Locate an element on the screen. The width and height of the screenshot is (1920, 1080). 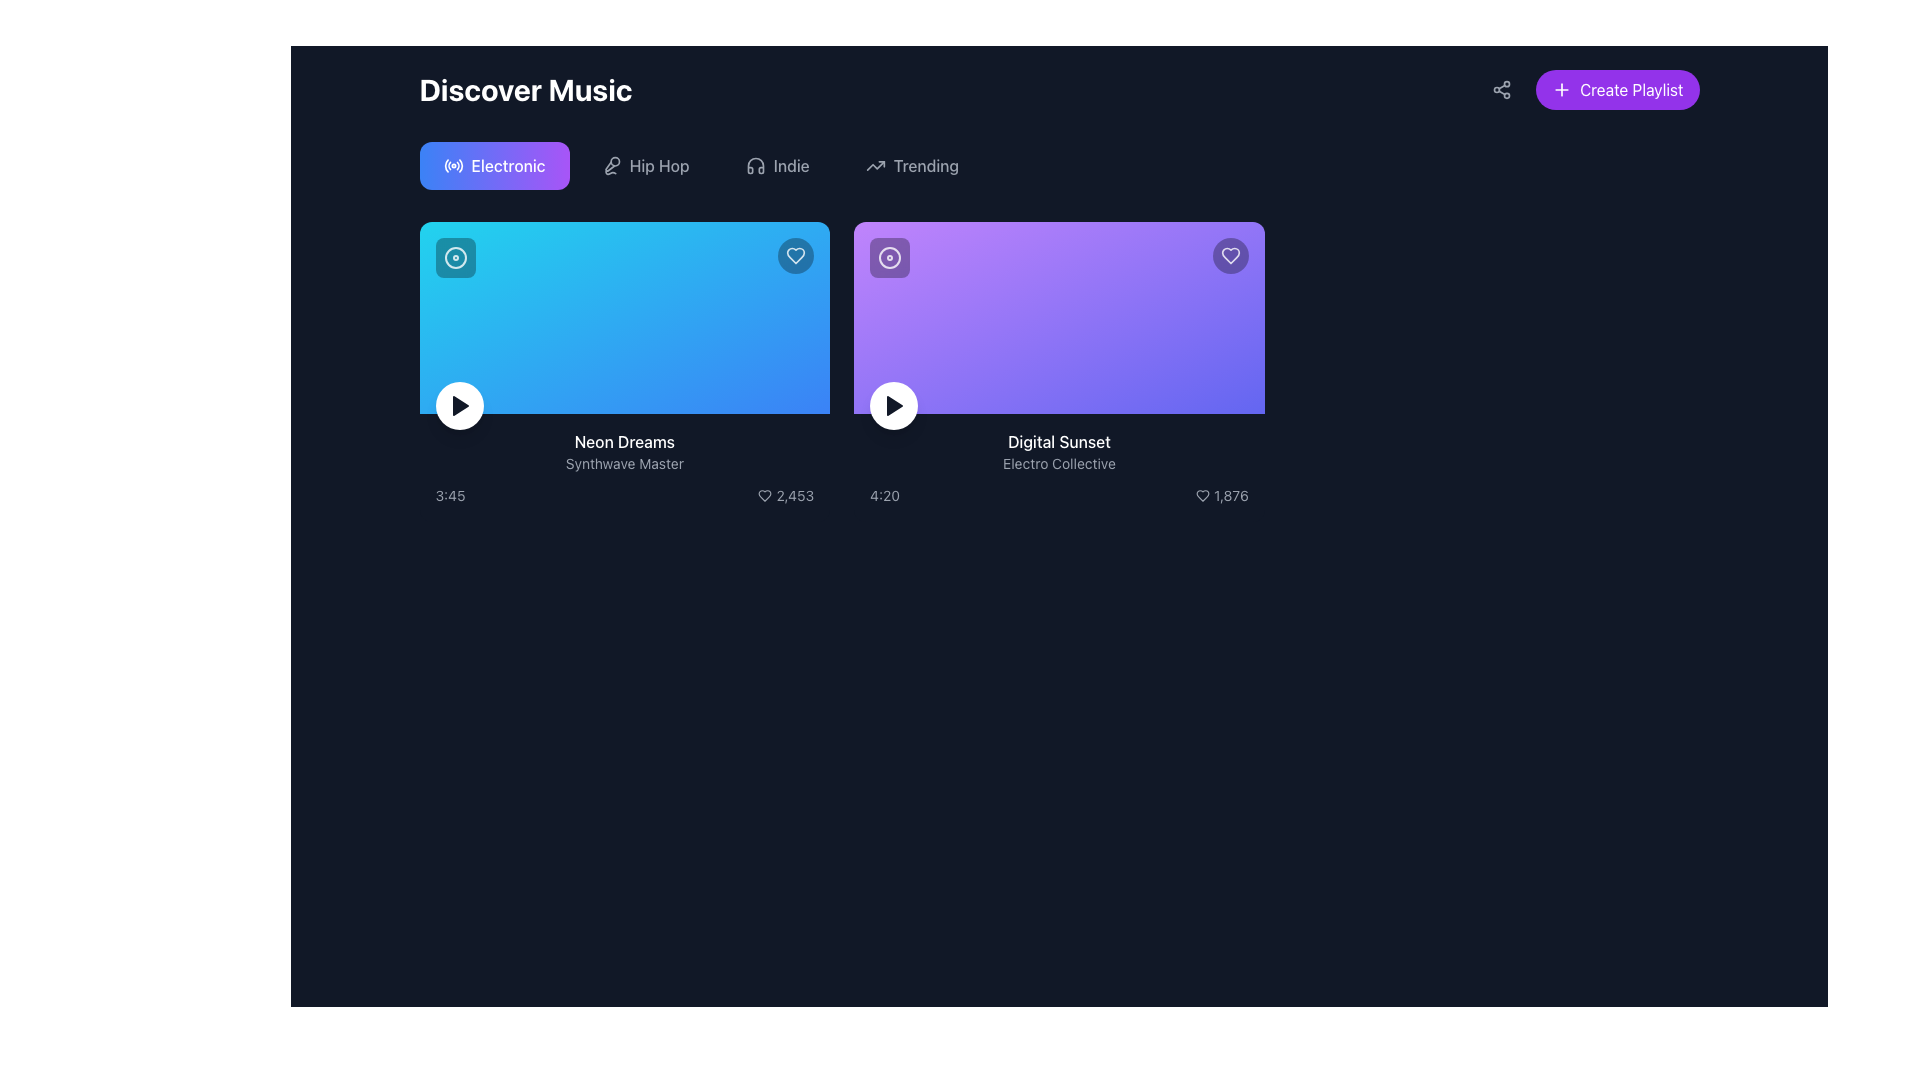
the 'Trending' icon located on the navigation bar, which serves as a visual indicator for the trending category and is positioned to the right of the 'Indie' option is located at coordinates (875, 164).